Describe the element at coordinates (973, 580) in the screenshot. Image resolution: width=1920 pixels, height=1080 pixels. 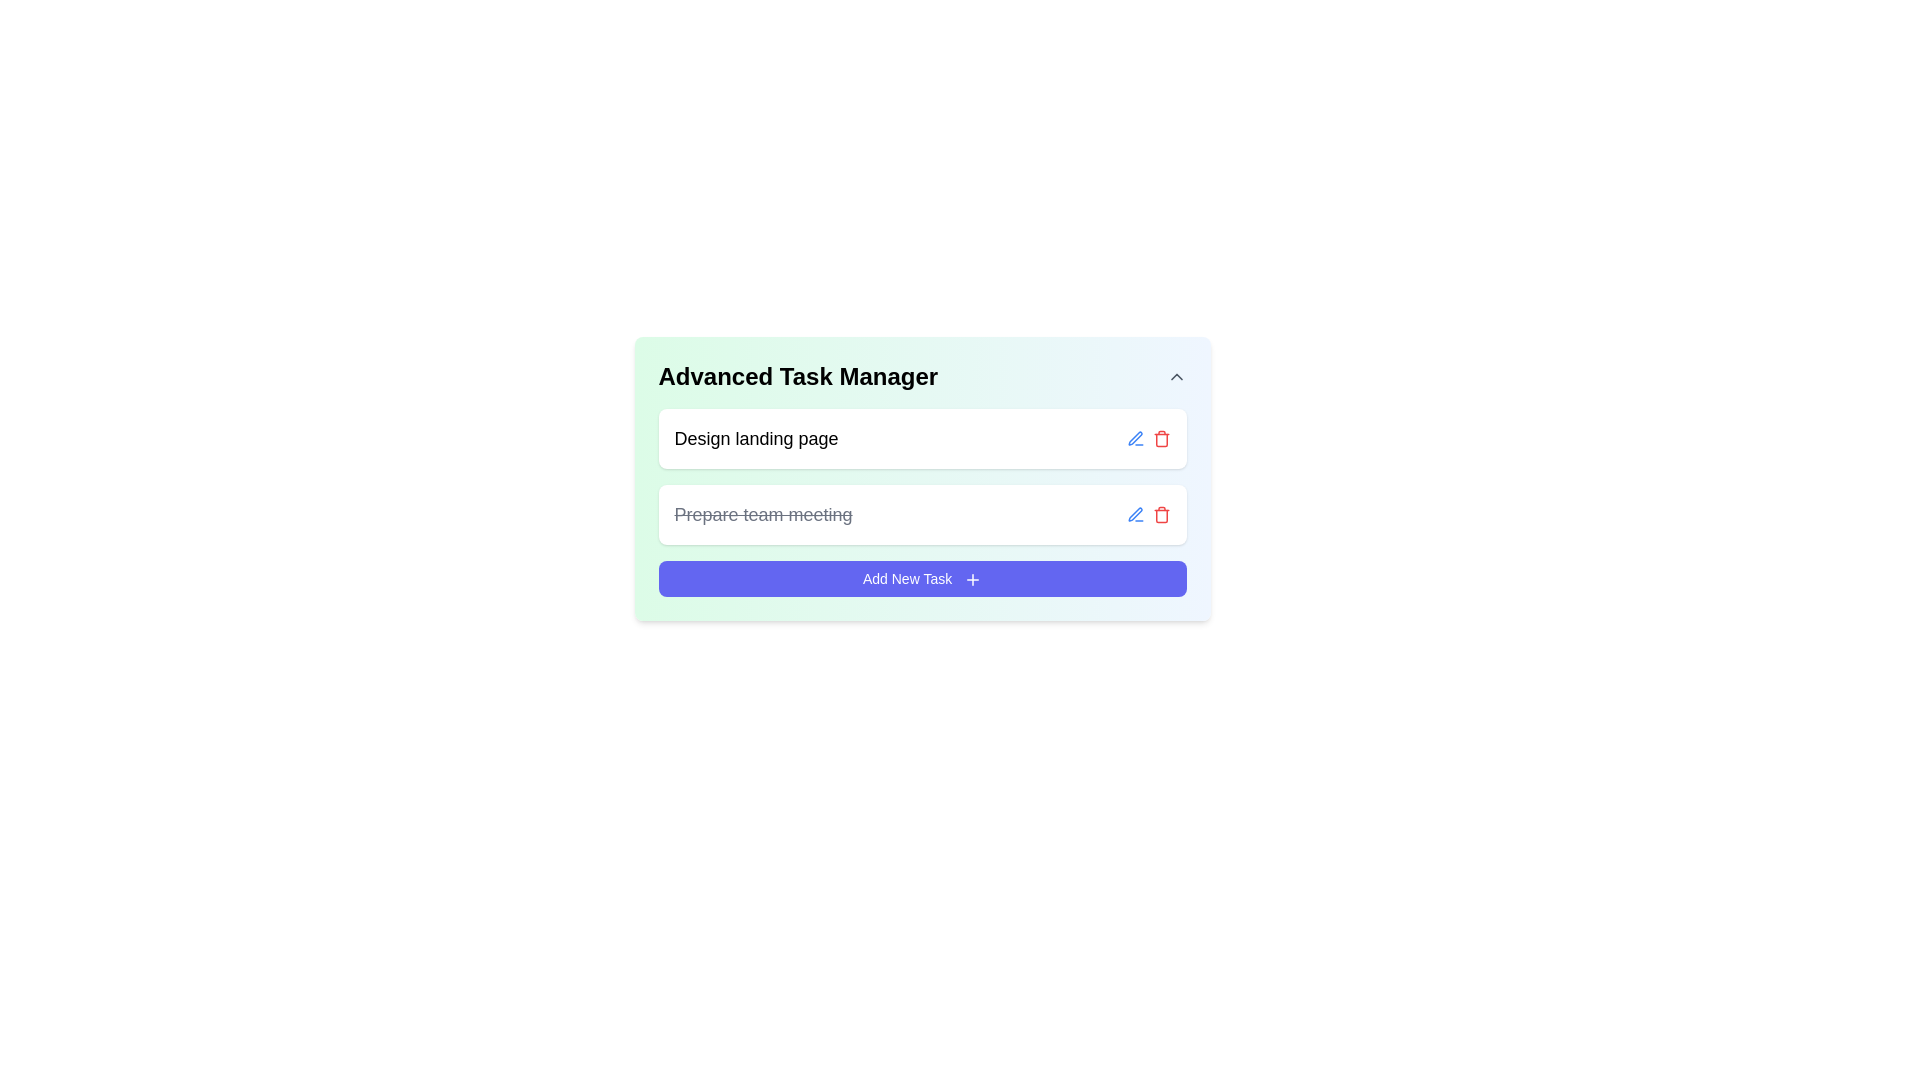
I see `the SVG icon that emphasizes the action of adding a new task, located on the right side of the 'Add New Task' button at the bottom of the 'Advanced Task Manager' section` at that location.